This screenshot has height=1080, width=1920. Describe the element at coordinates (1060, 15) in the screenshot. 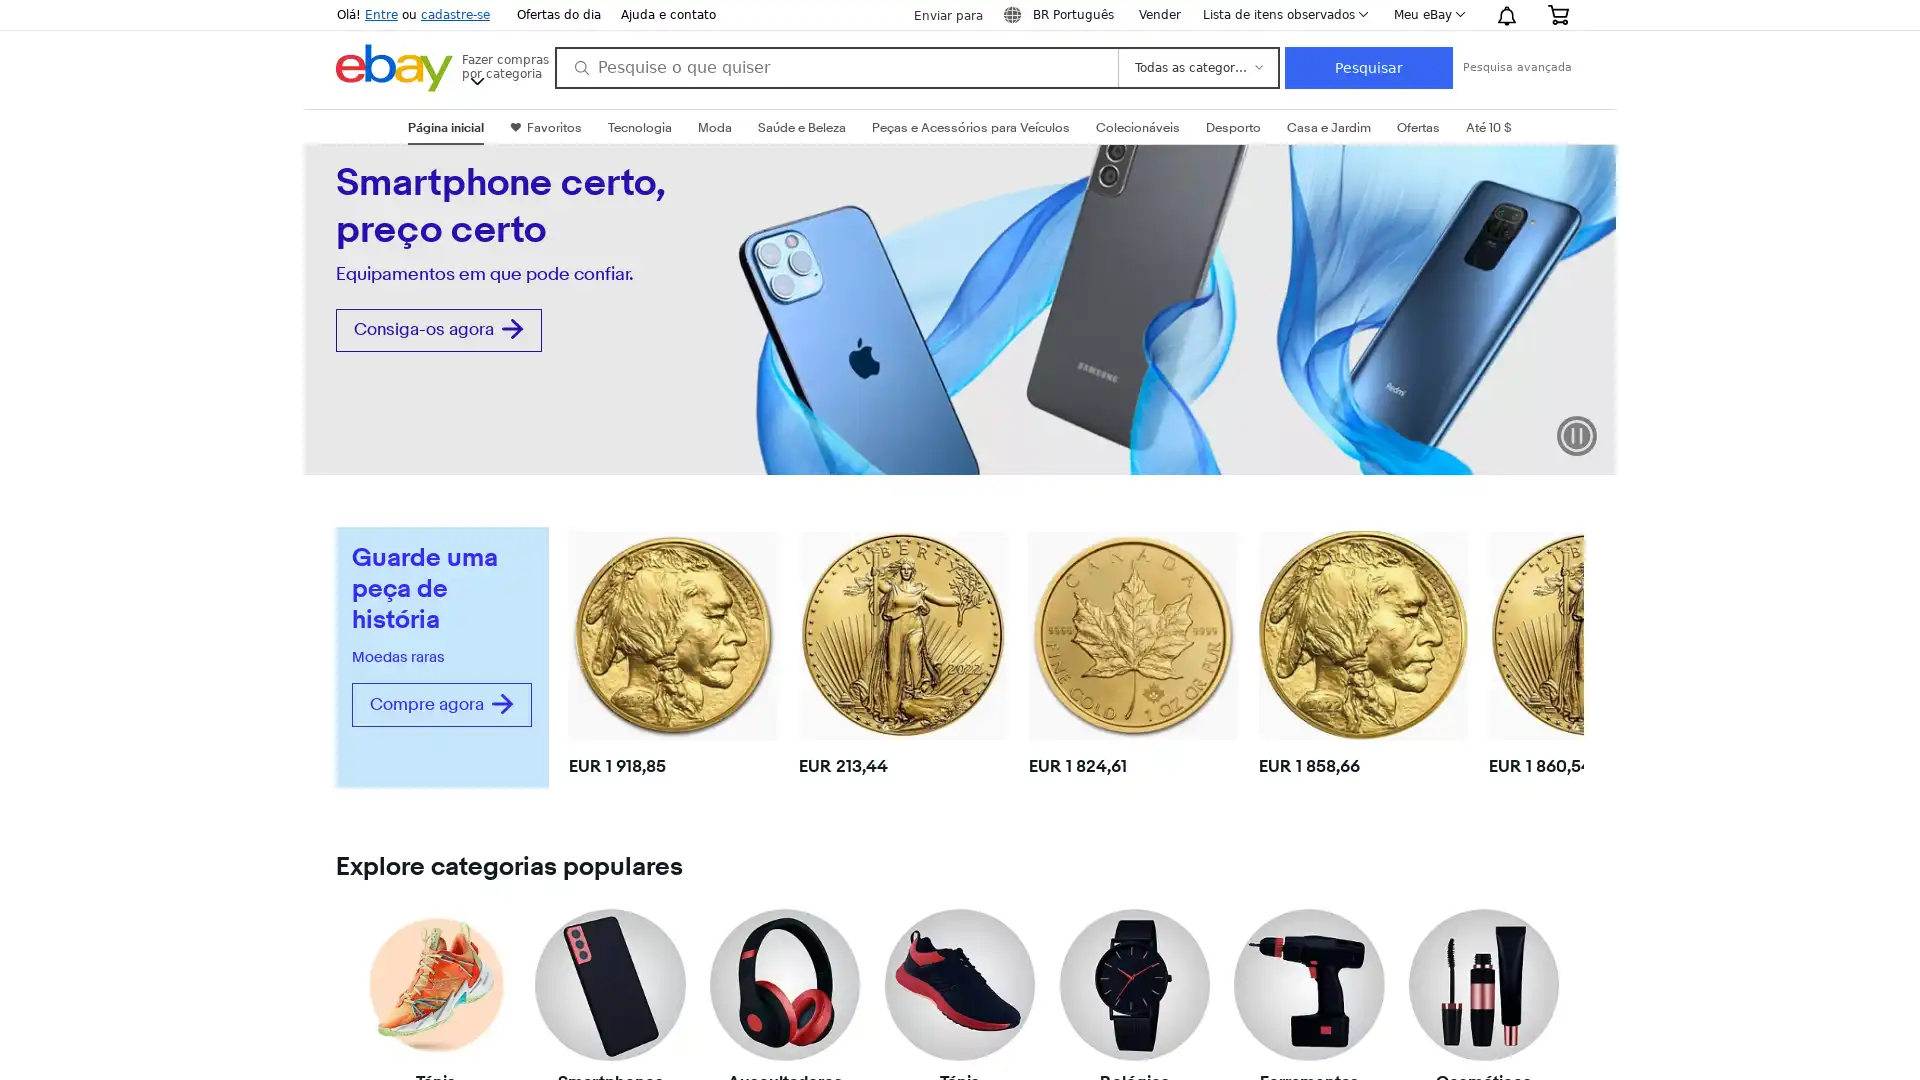

I see `Idioma atual: BR Portugues` at that location.